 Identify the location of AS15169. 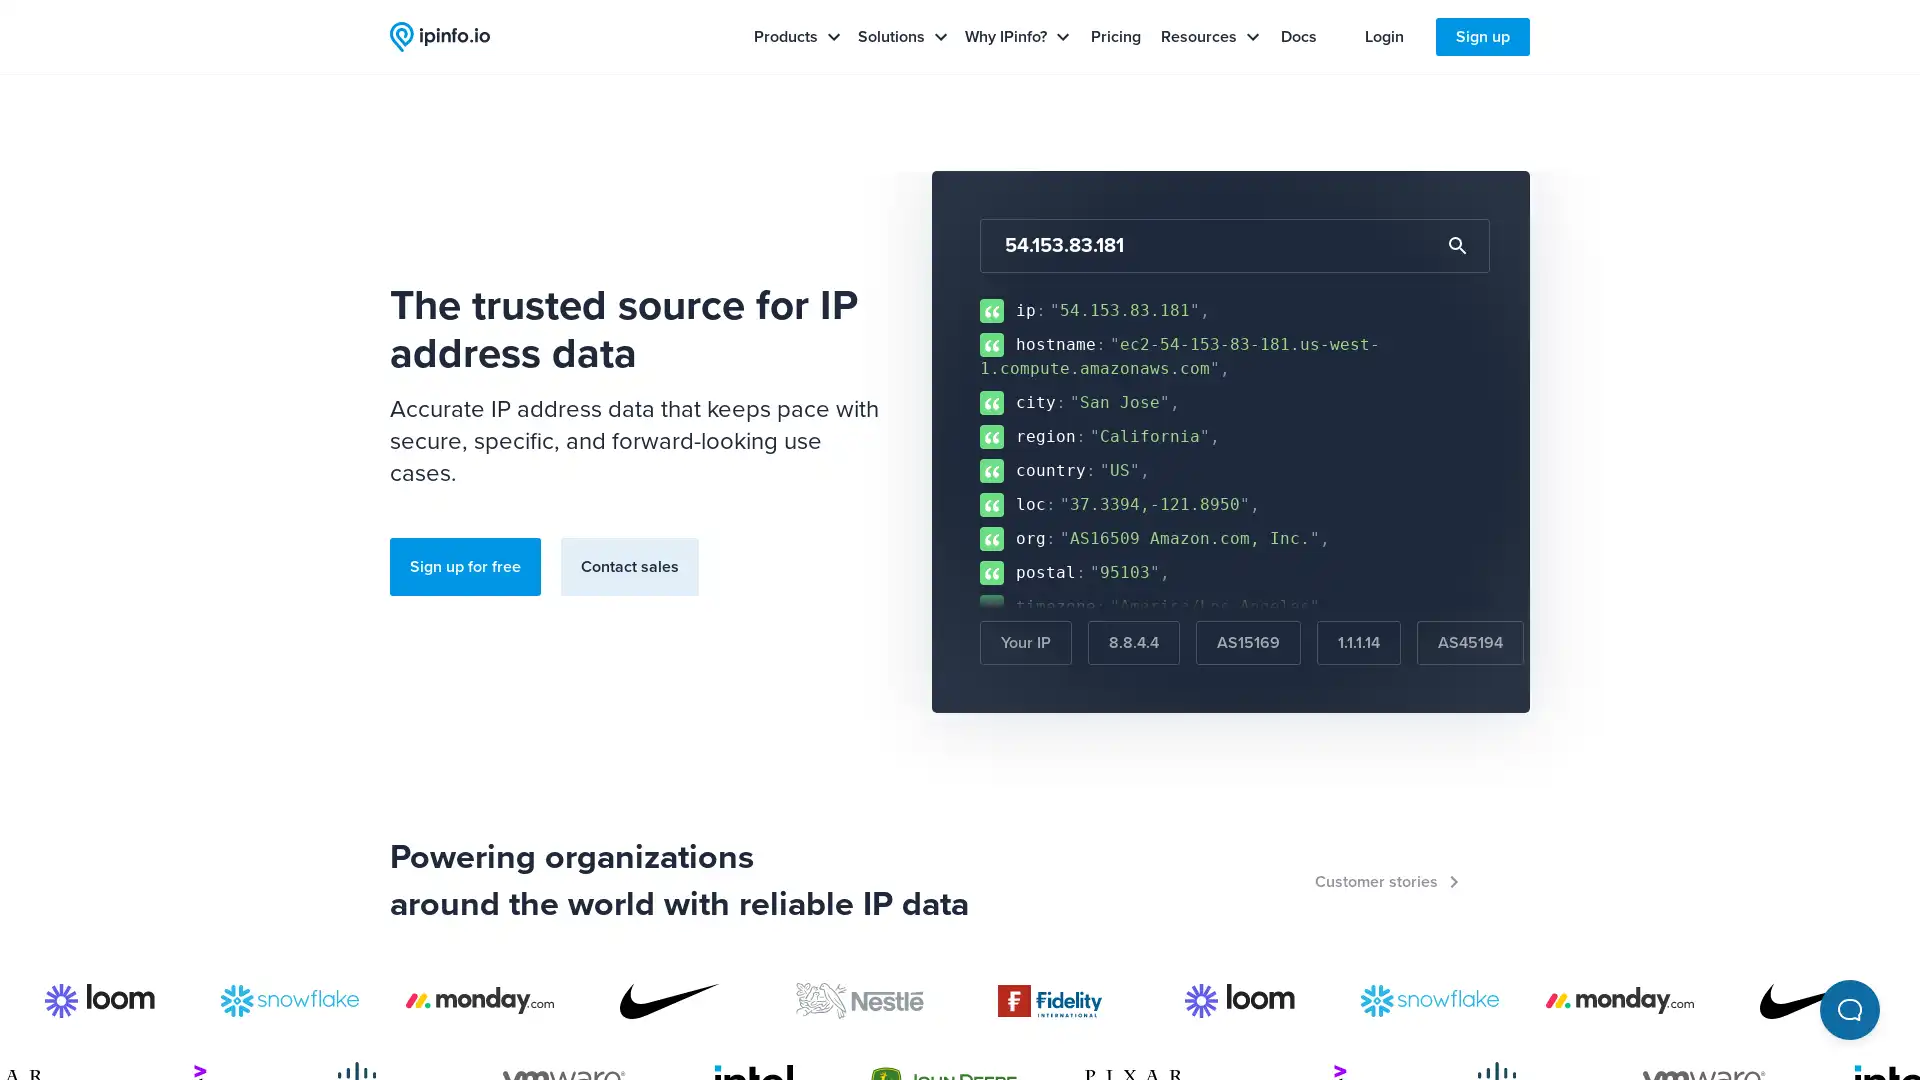
(1247, 643).